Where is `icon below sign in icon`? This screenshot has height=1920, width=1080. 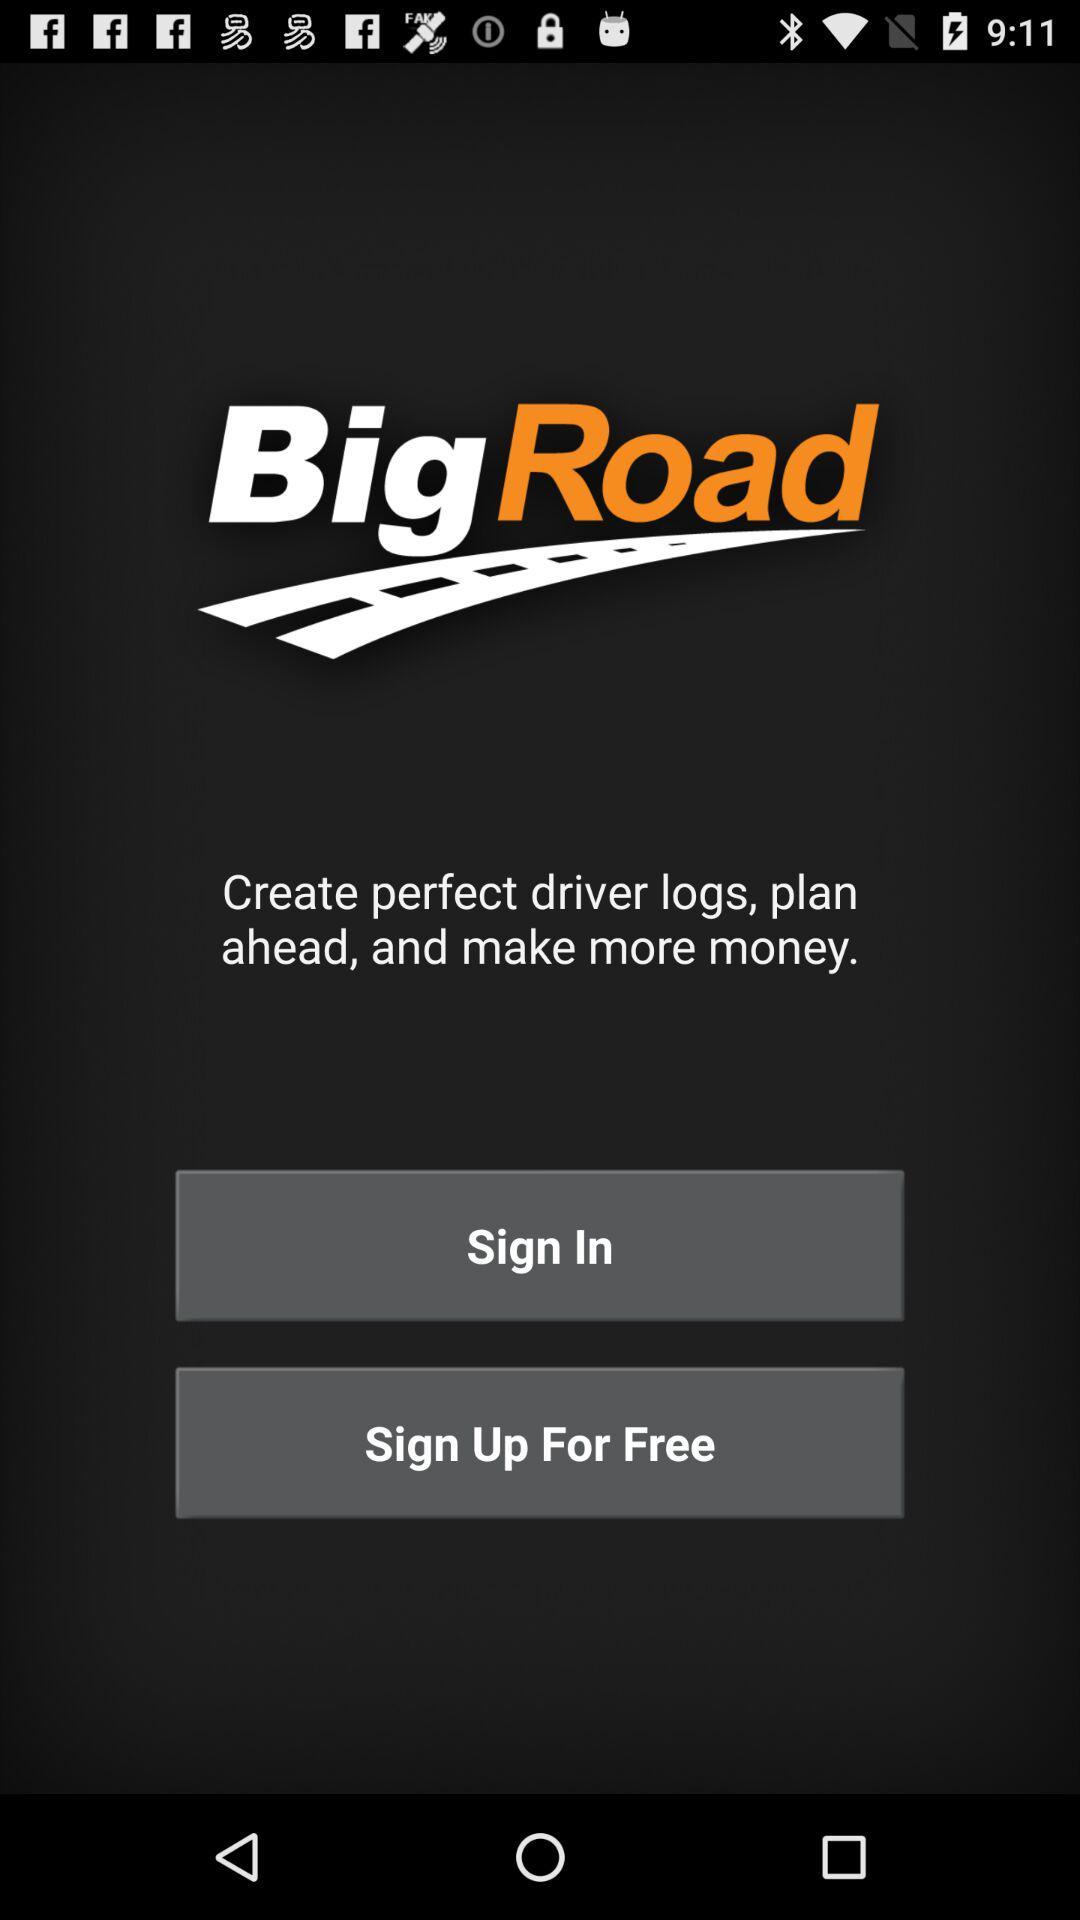
icon below sign in icon is located at coordinates (540, 1443).